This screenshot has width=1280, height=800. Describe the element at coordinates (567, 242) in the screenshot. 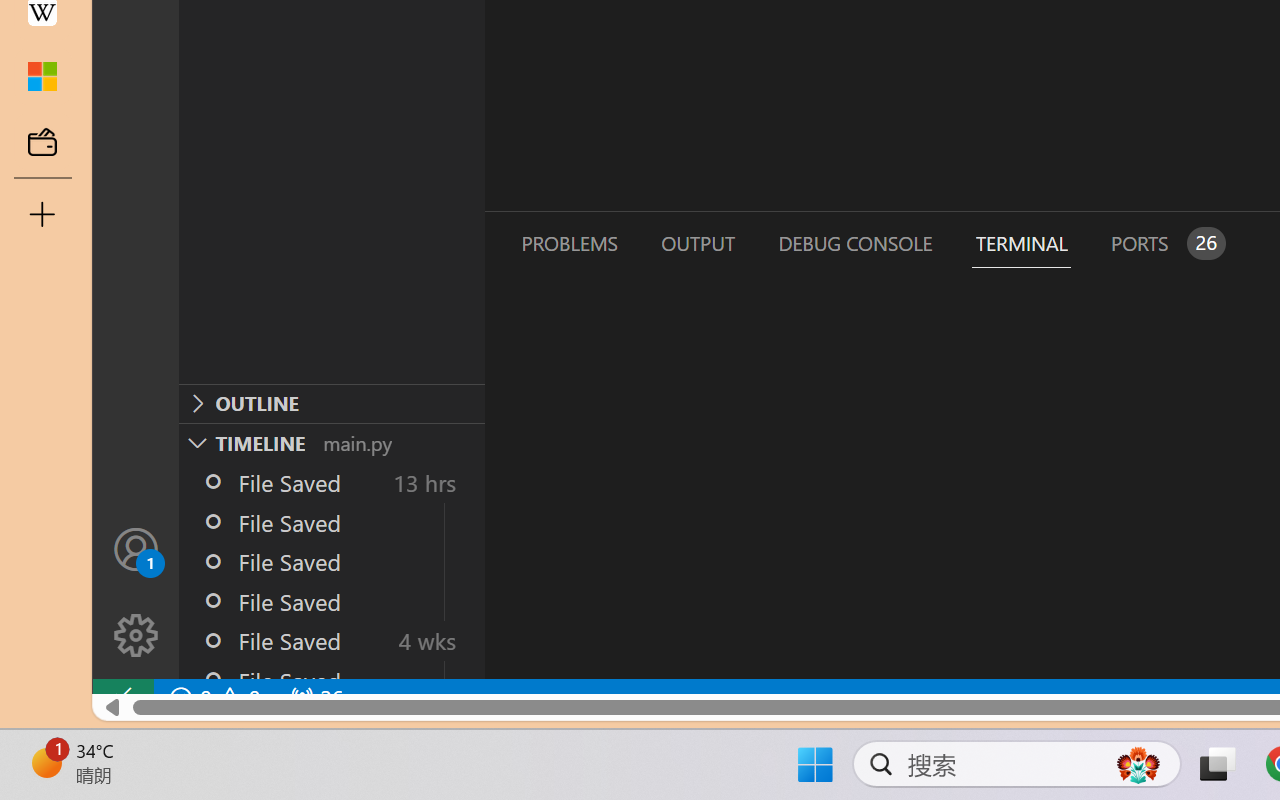

I see `'Problems (Ctrl+Shift+M)'` at that location.